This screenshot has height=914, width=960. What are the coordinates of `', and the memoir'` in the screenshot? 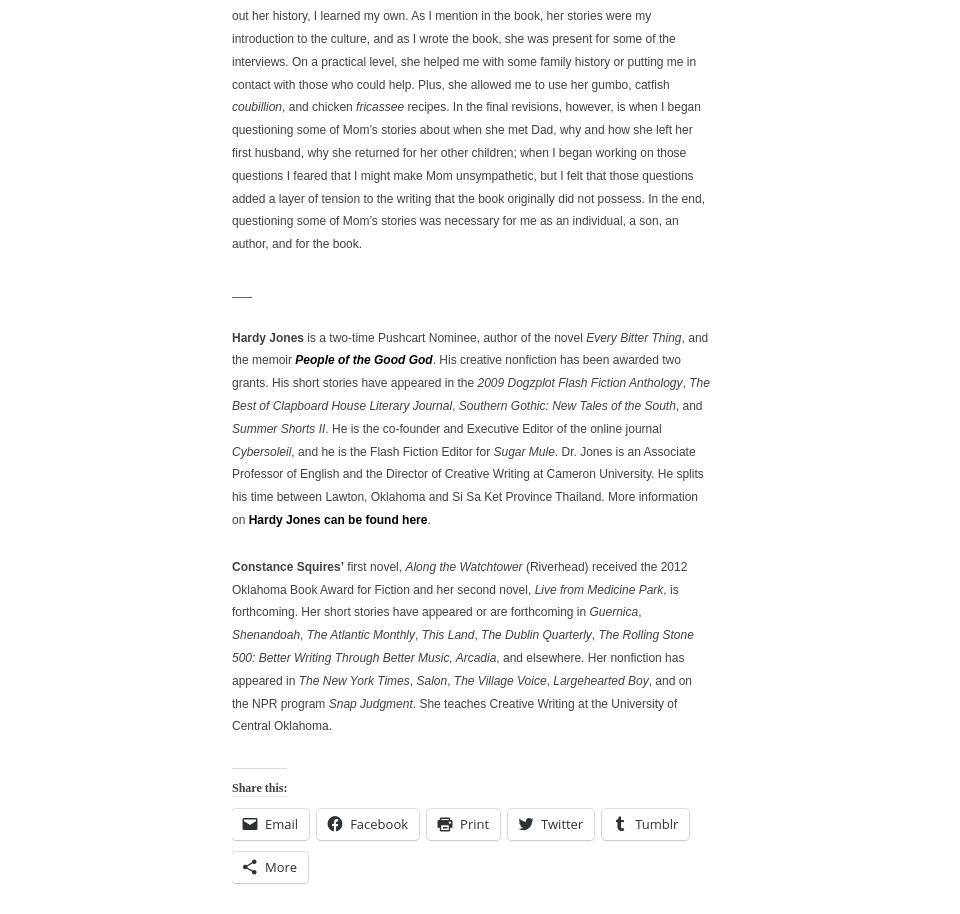 It's located at (470, 347).